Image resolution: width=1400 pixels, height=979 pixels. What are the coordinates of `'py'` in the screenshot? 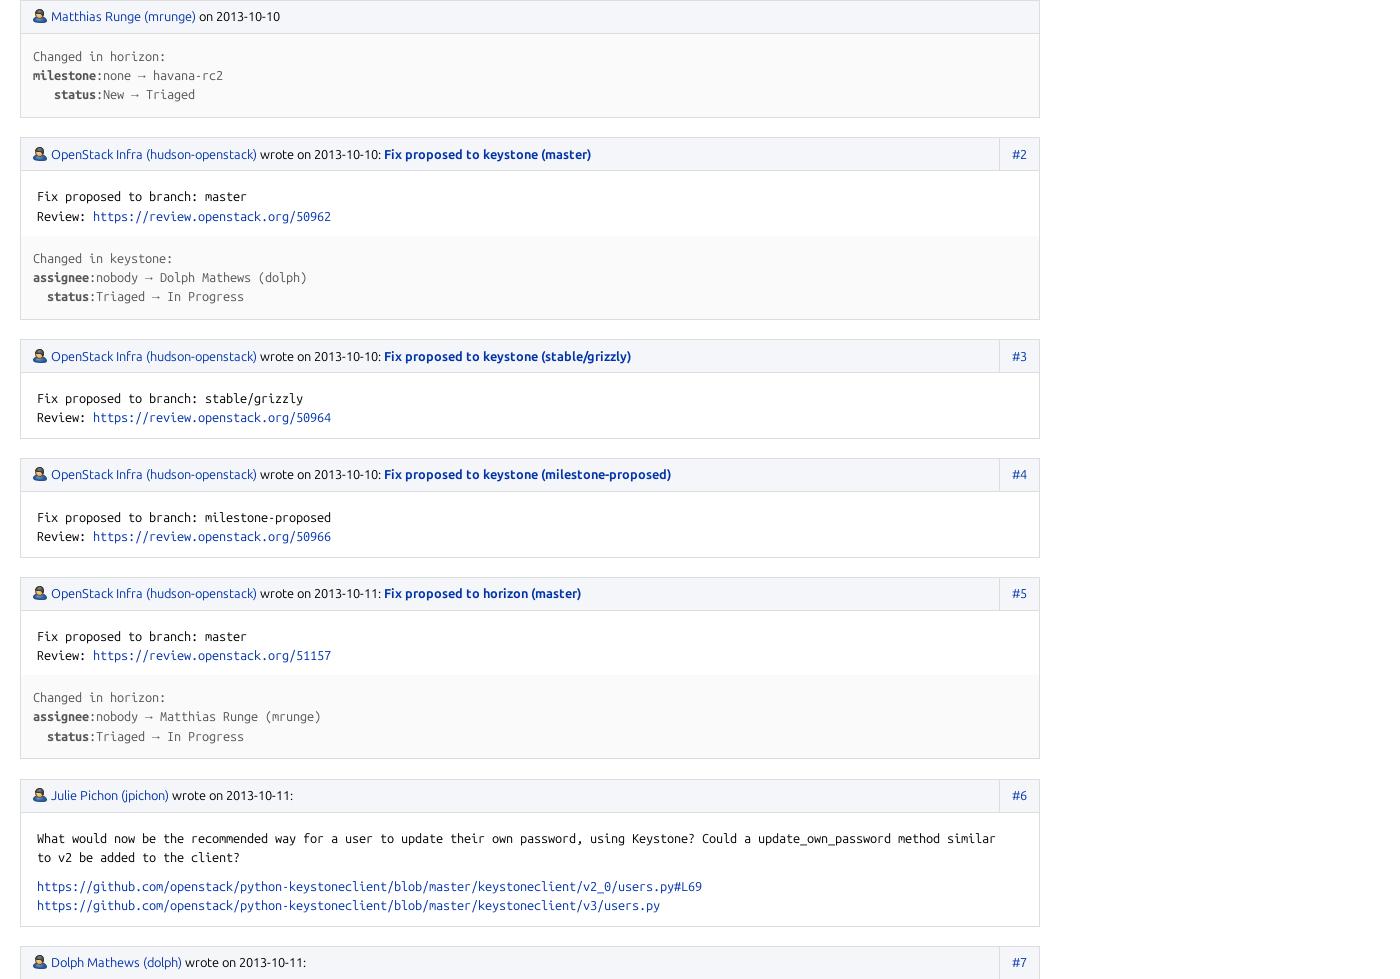 It's located at (652, 903).